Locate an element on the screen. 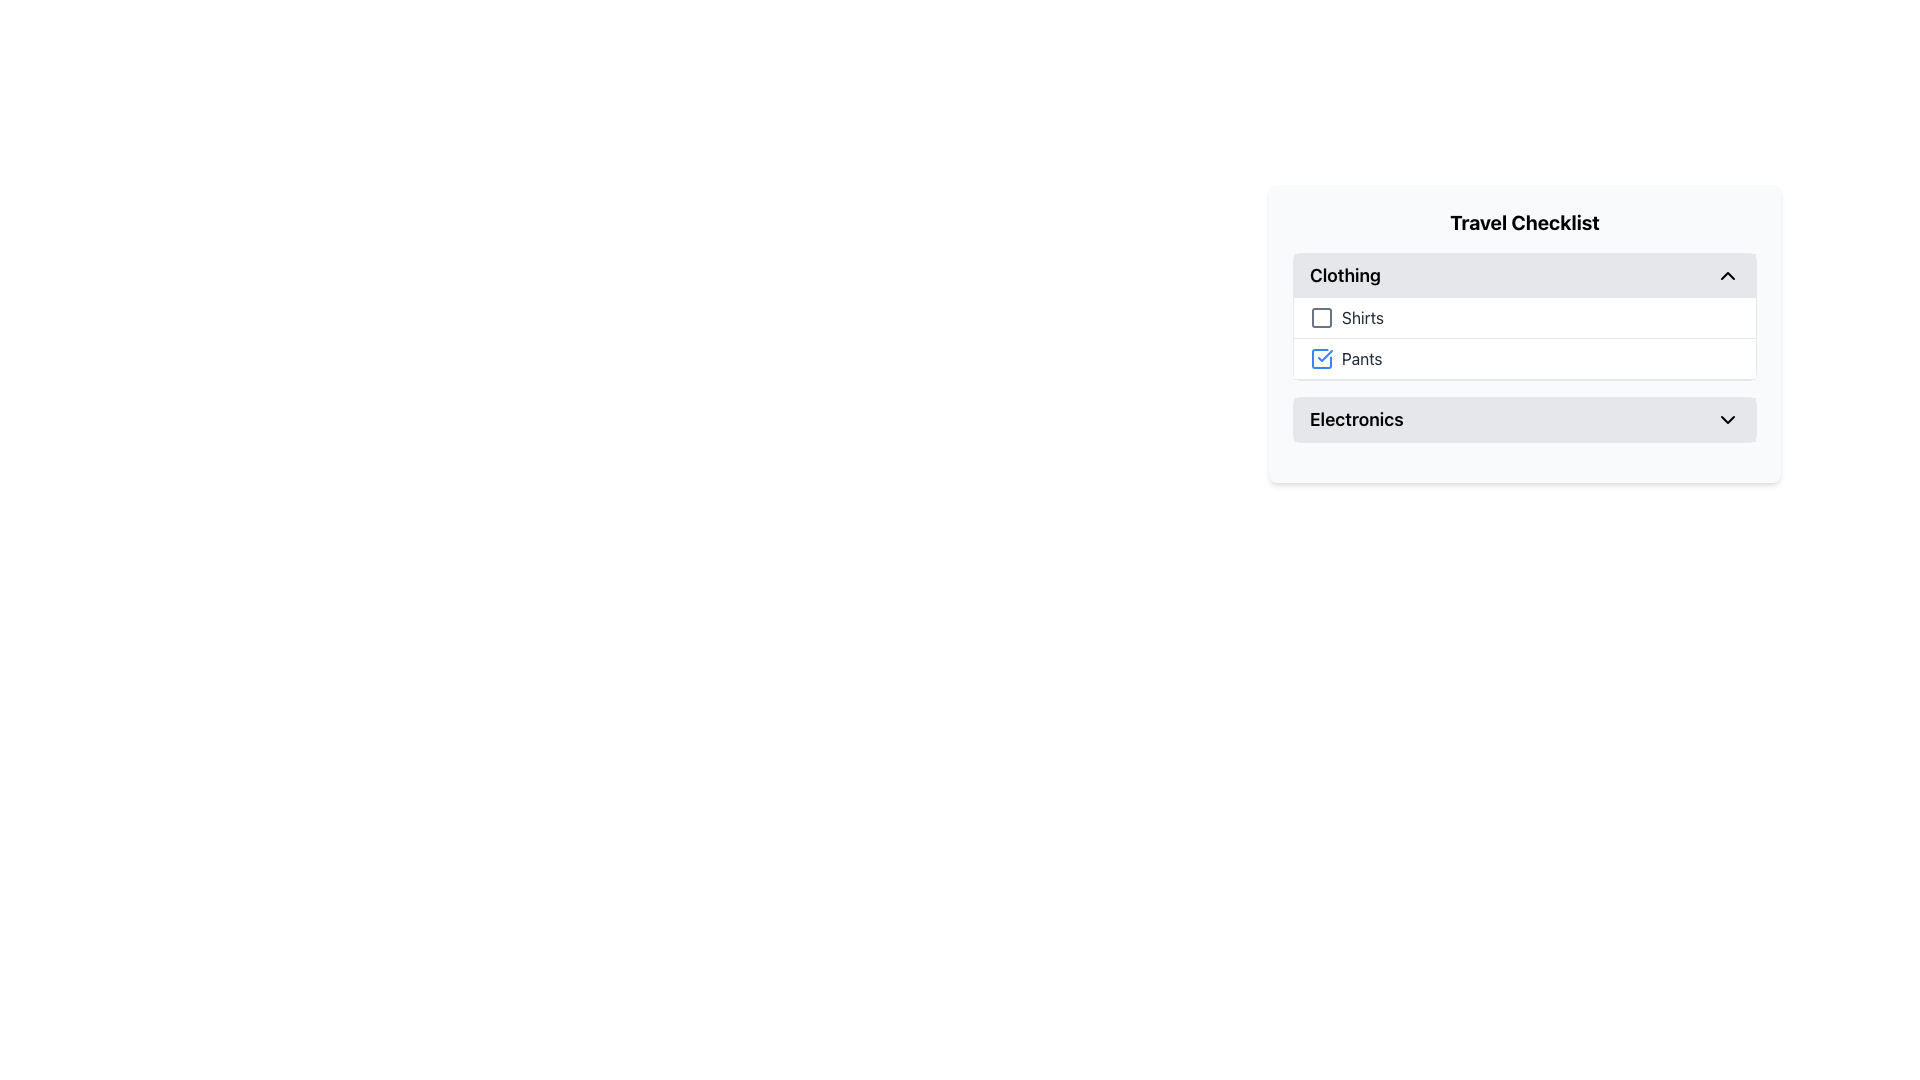 This screenshot has height=1080, width=1920. the blue checkmark icon located to the left of the 'Pants' label in the 'Clothing' section of the Travel Checklist interface is located at coordinates (1325, 354).